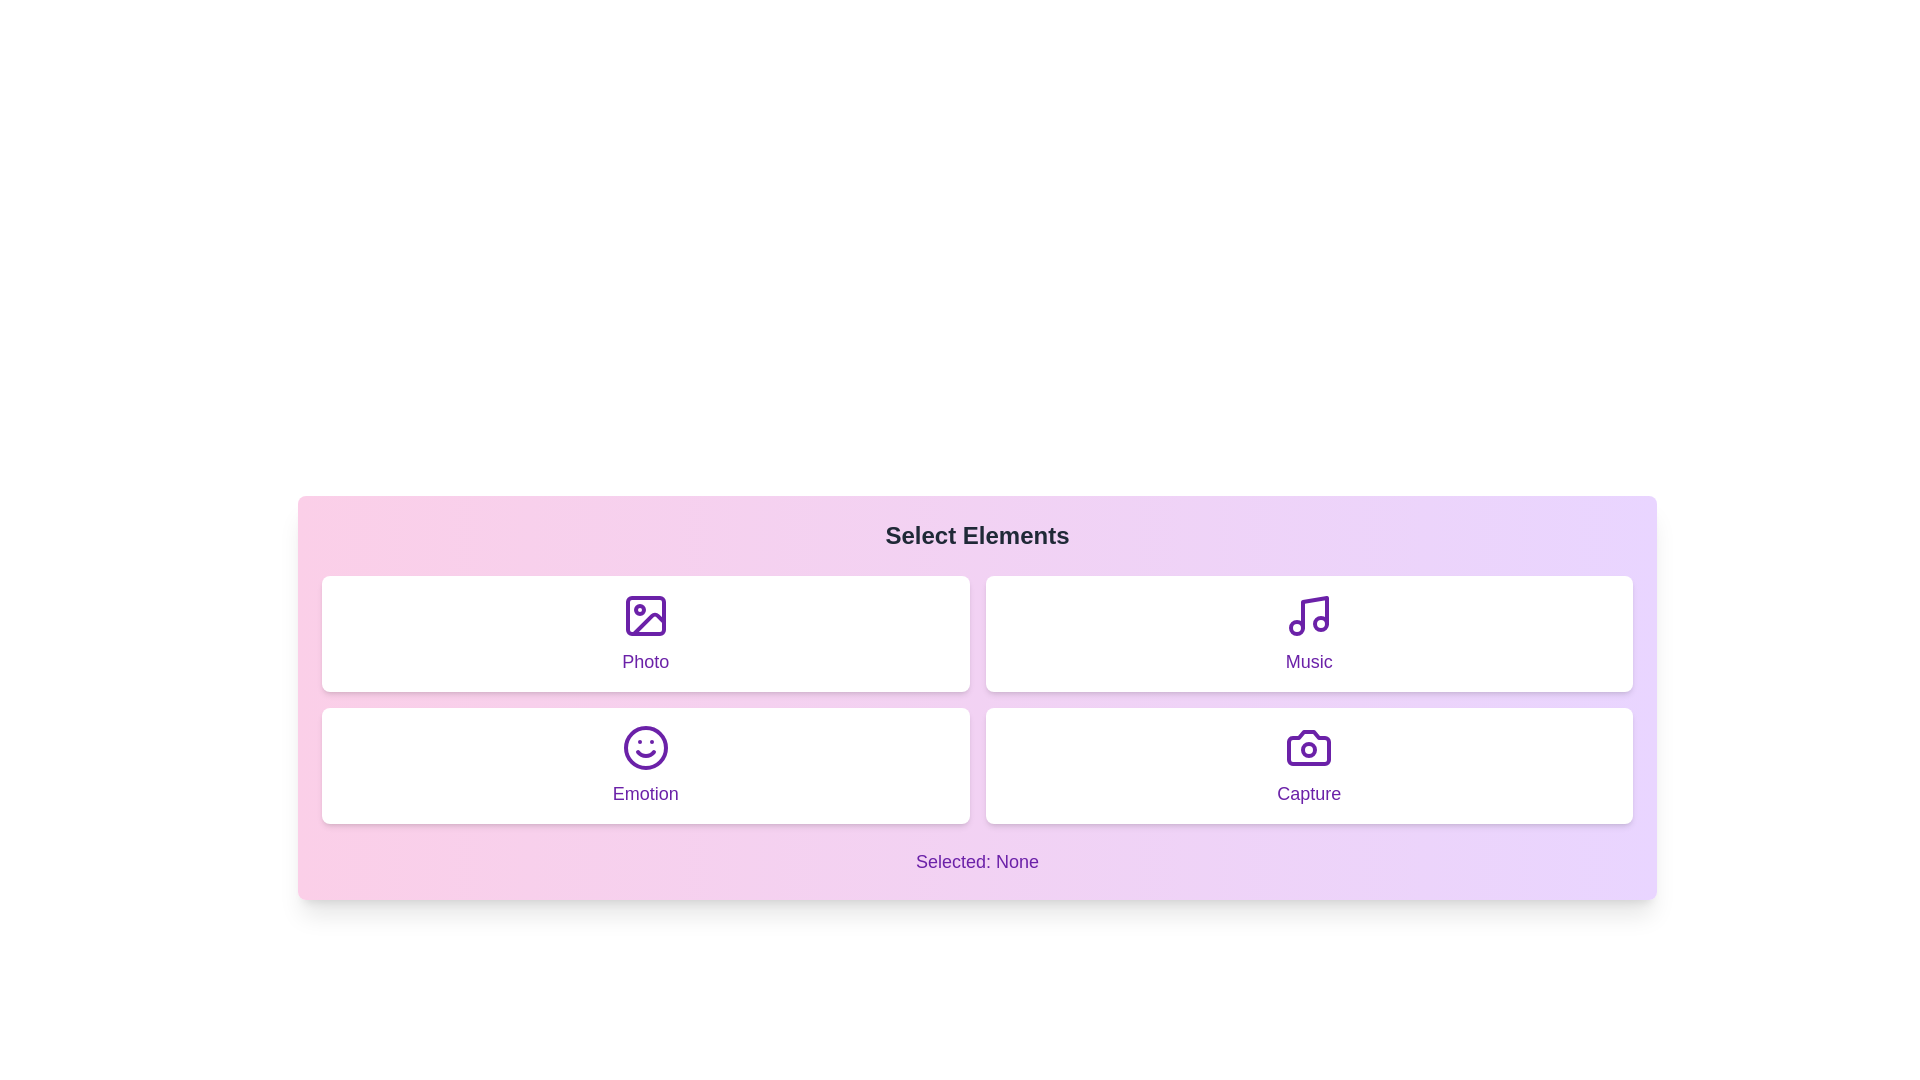  Describe the element at coordinates (1309, 633) in the screenshot. I see `the element Music by clicking on its corresponding button` at that location.